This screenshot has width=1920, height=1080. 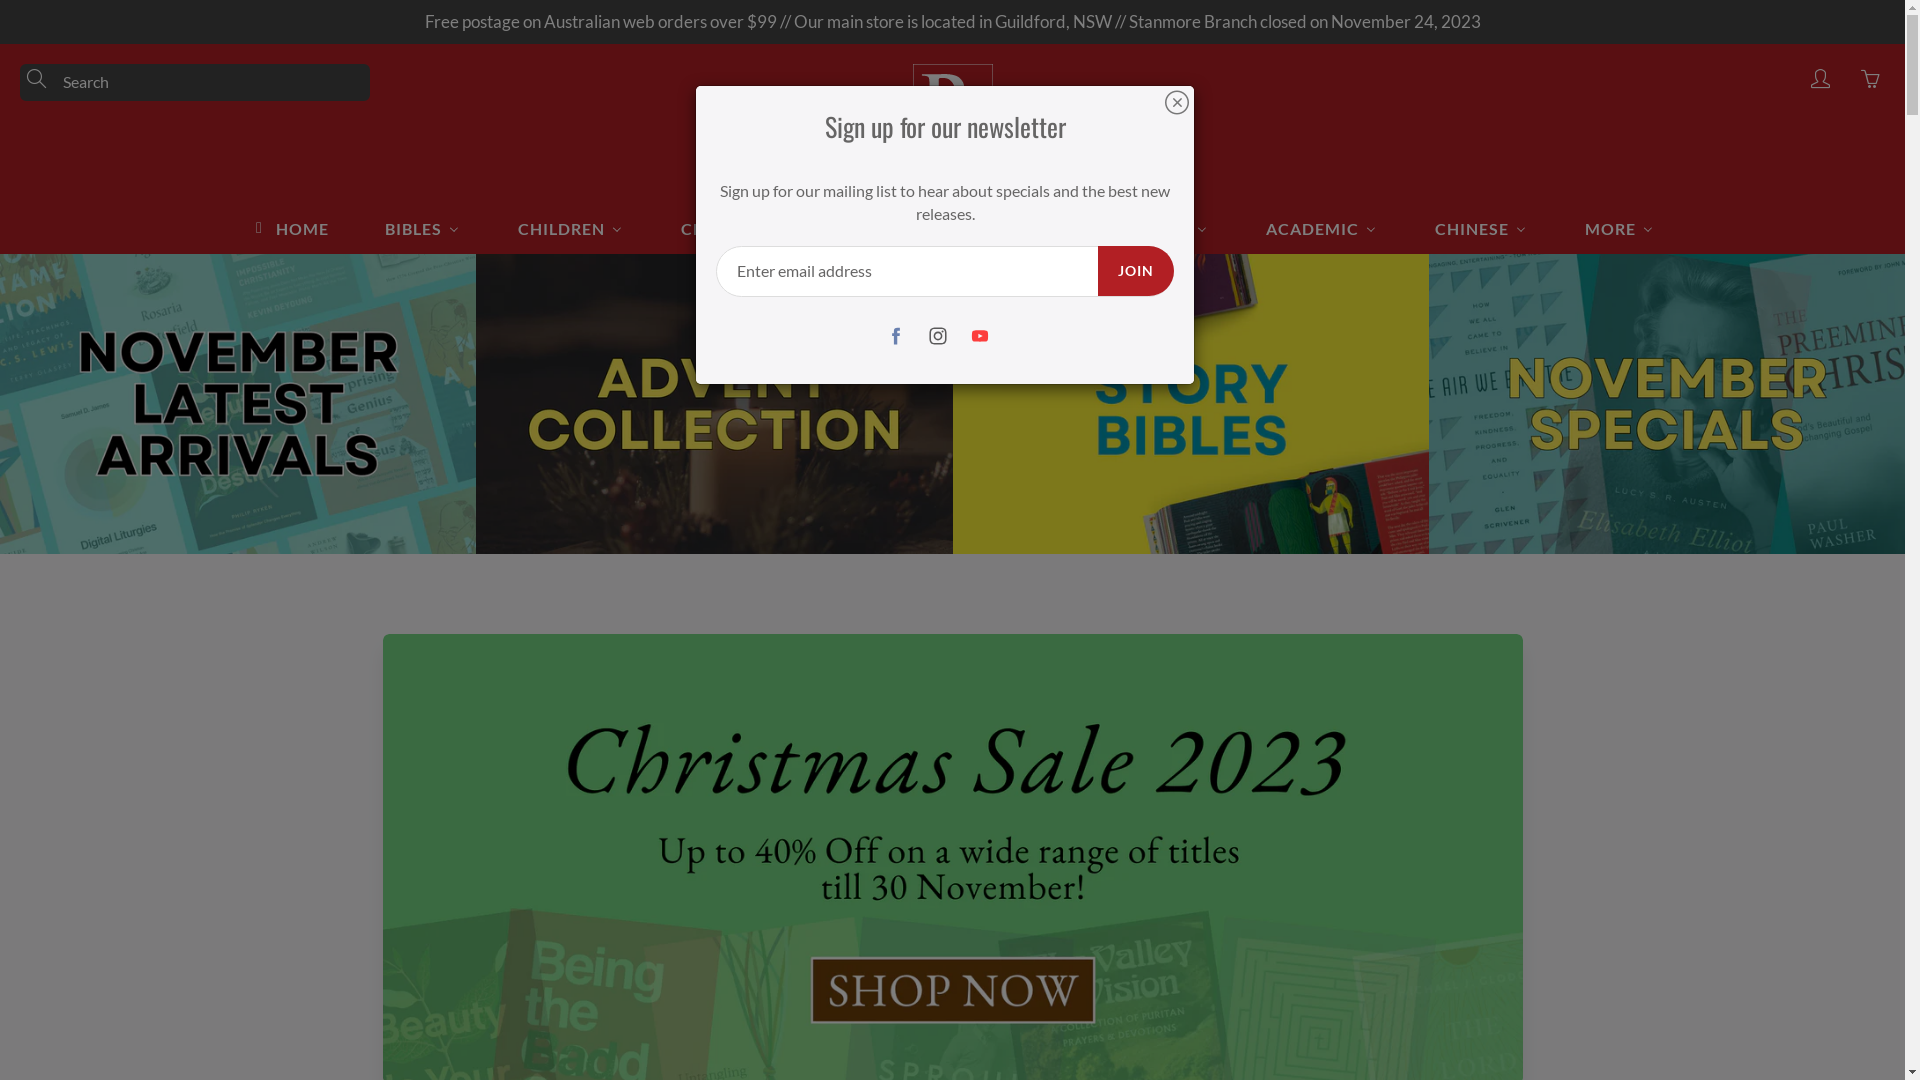 What do you see at coordinates (37, 77) in the screenshot?
I see `'Search'` at bounding box center [37, 77].